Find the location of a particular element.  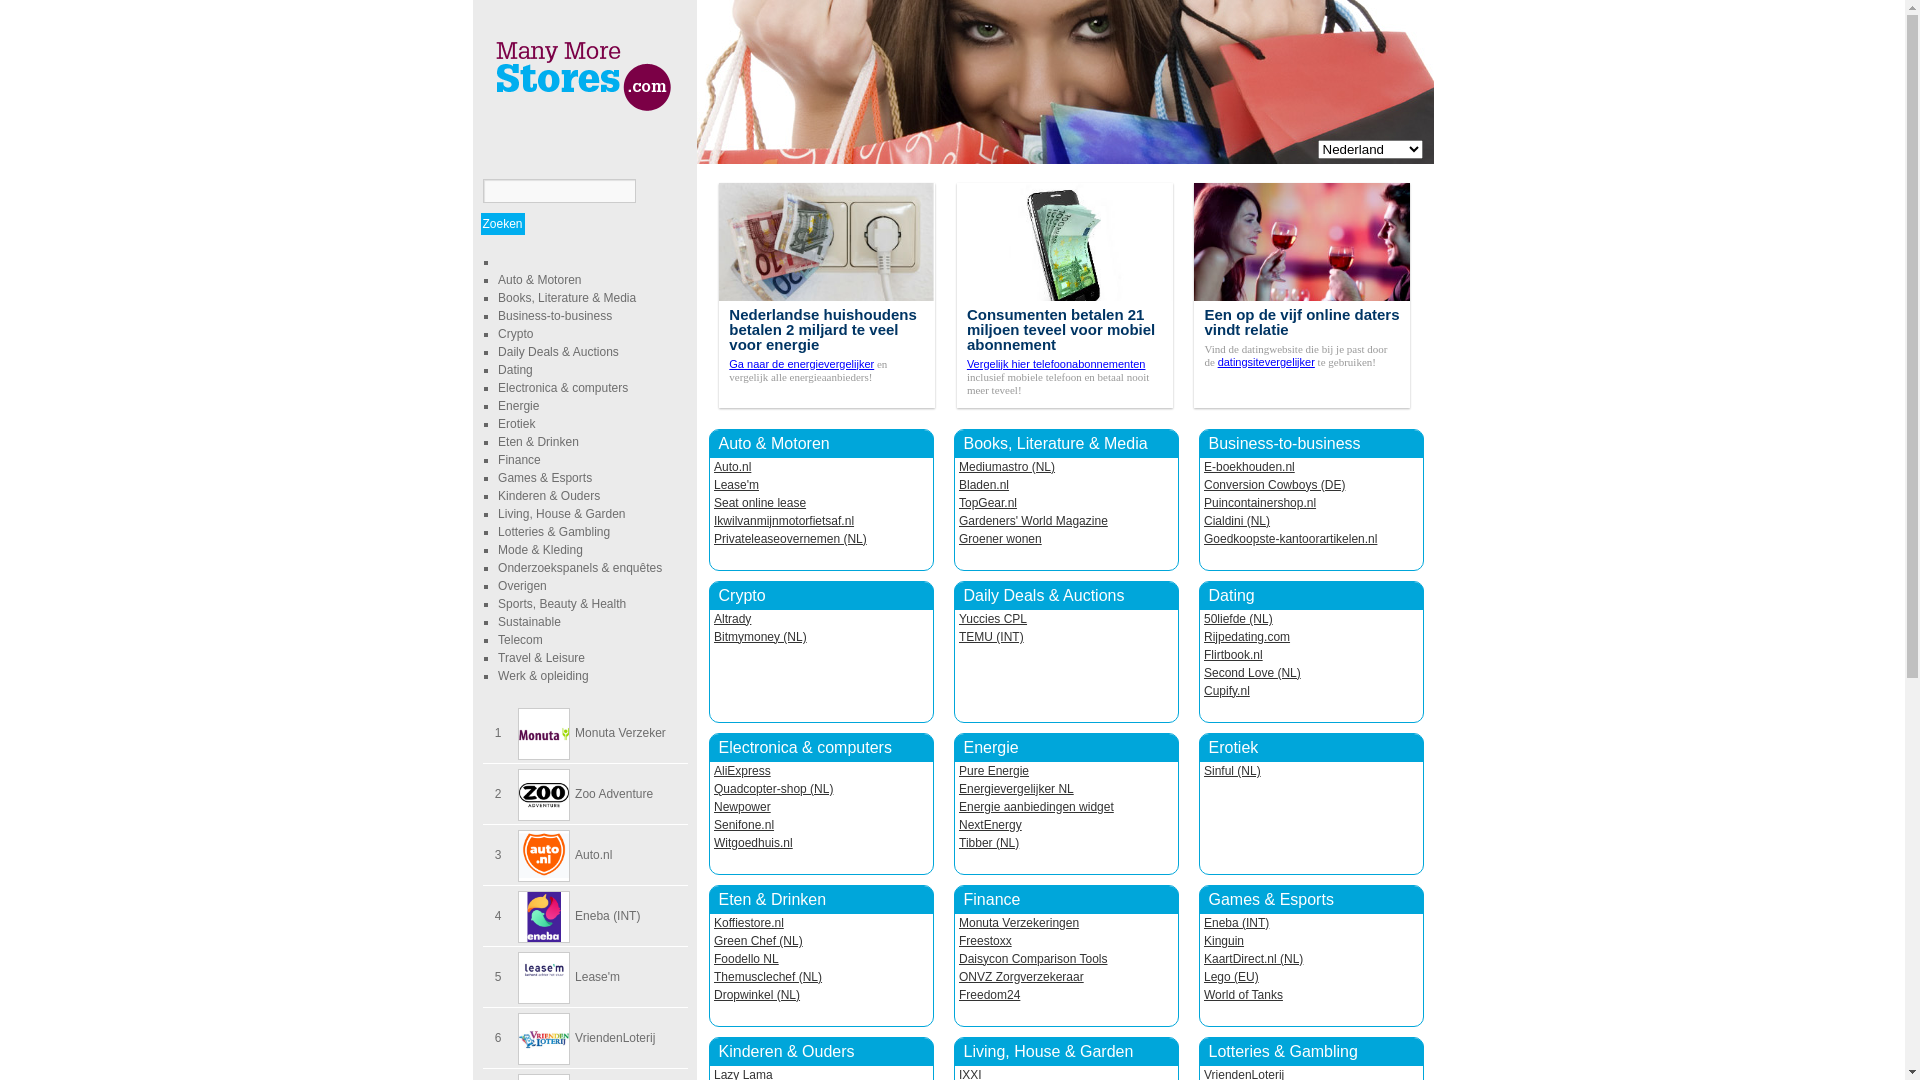

'TopGear.nl' is located at coordinates (988, 501).